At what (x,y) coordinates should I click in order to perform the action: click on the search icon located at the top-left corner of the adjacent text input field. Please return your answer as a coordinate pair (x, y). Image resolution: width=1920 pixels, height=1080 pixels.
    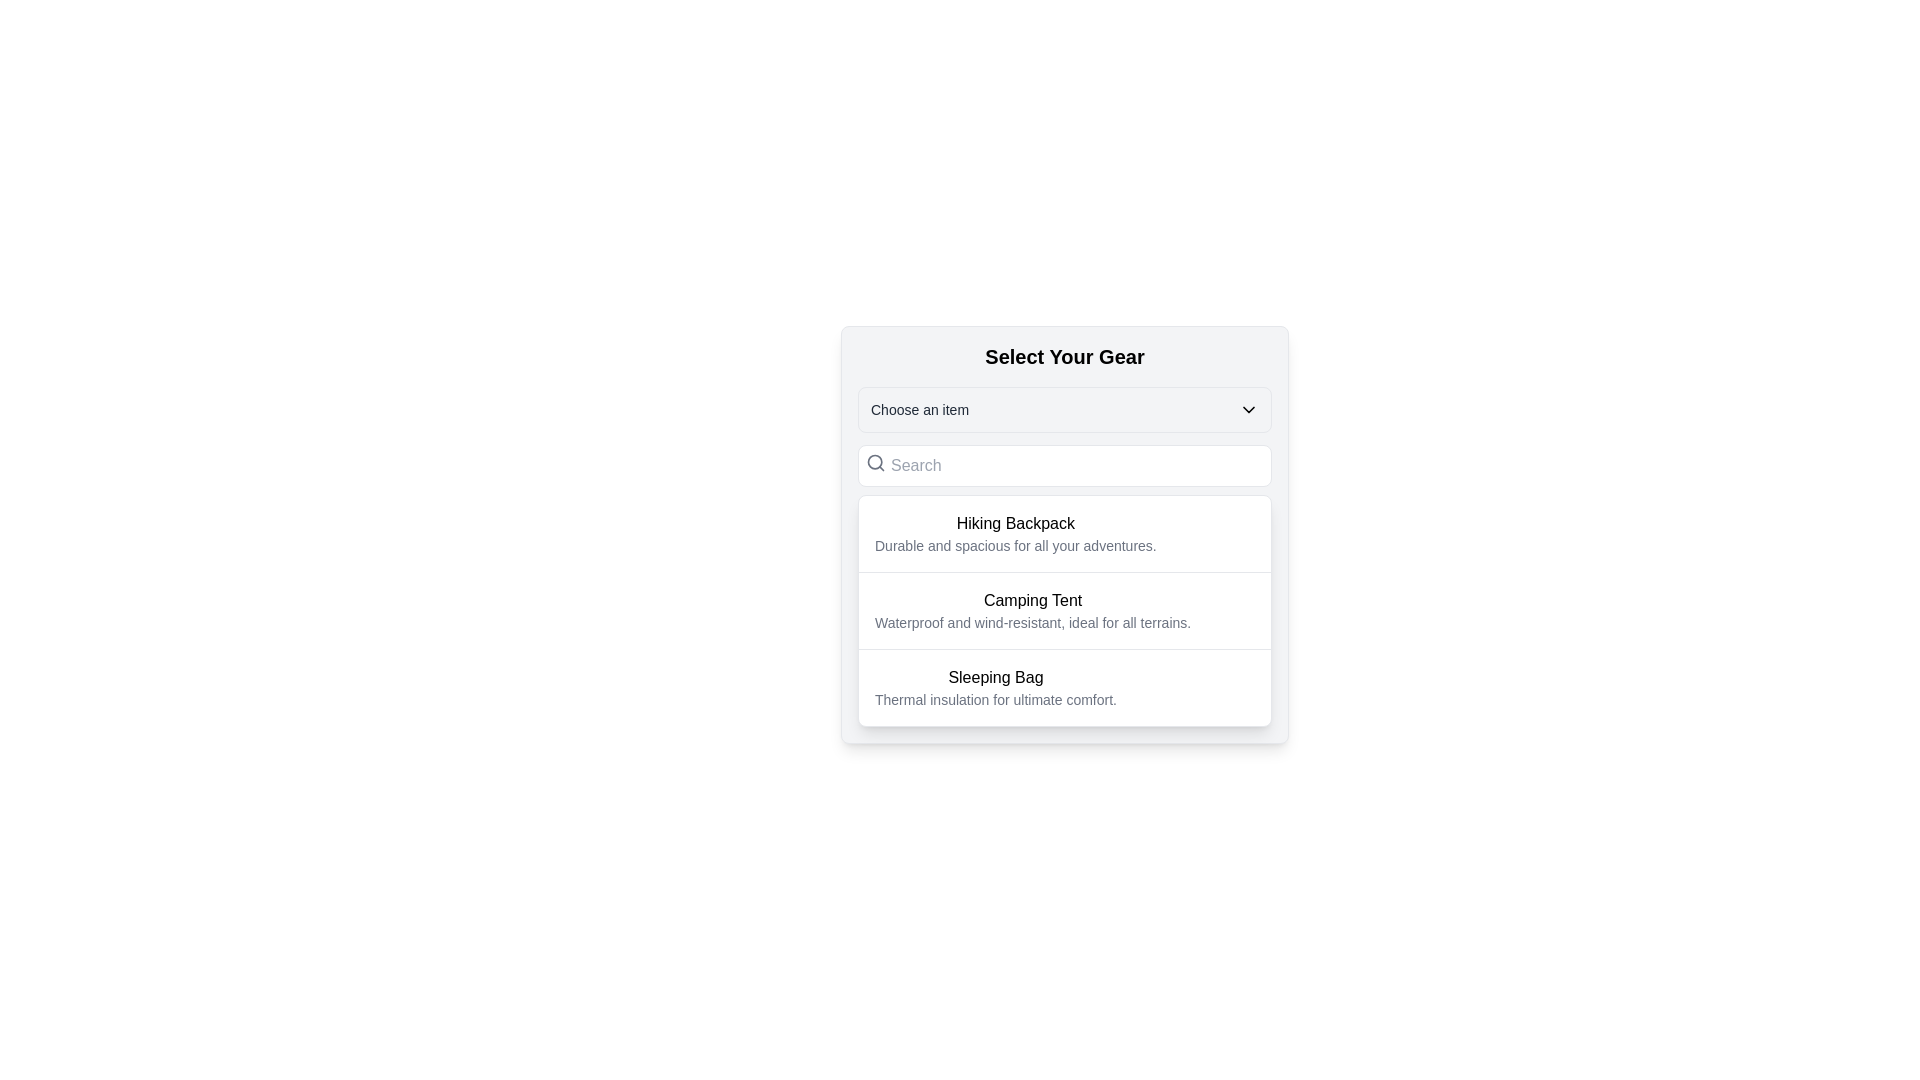
    Looking at the image, I should click on (875, 462).